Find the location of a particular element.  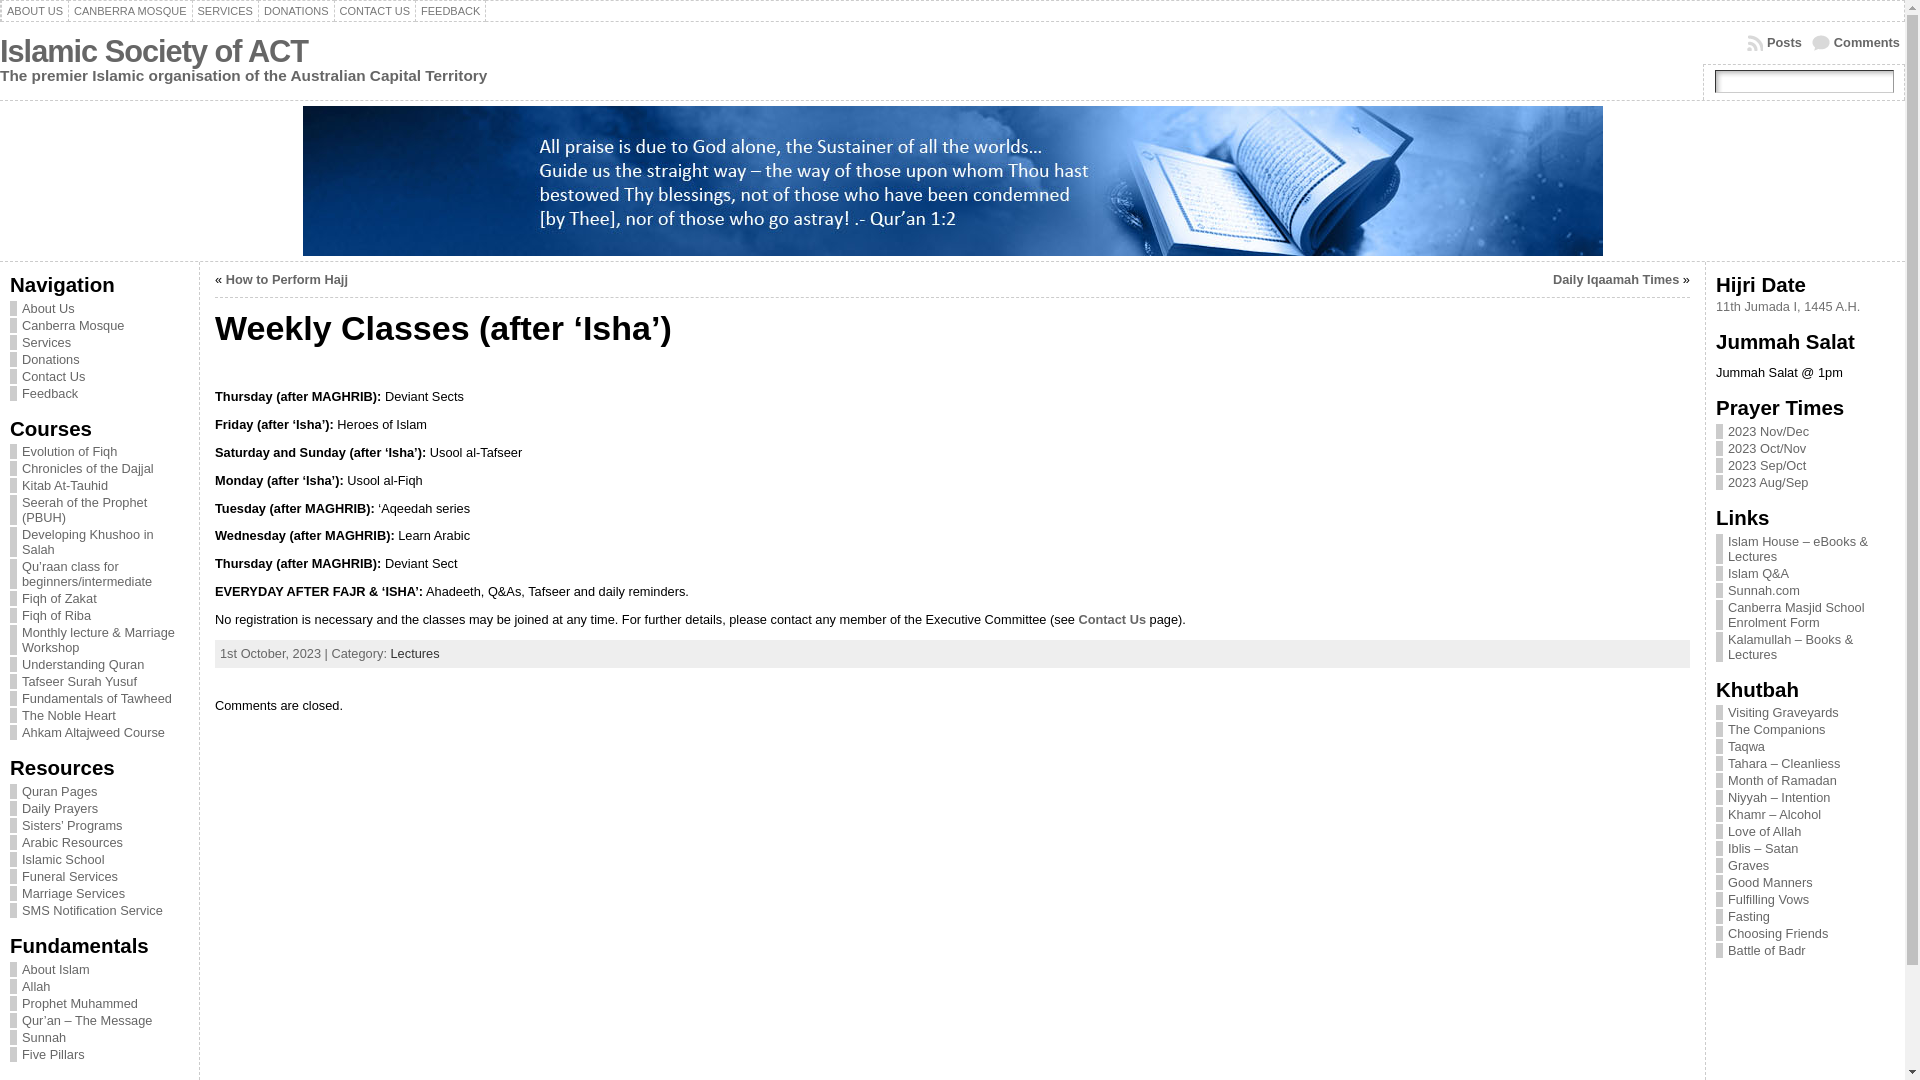

'2023 Nov/Dec' is located at coordinates (1768, 430).